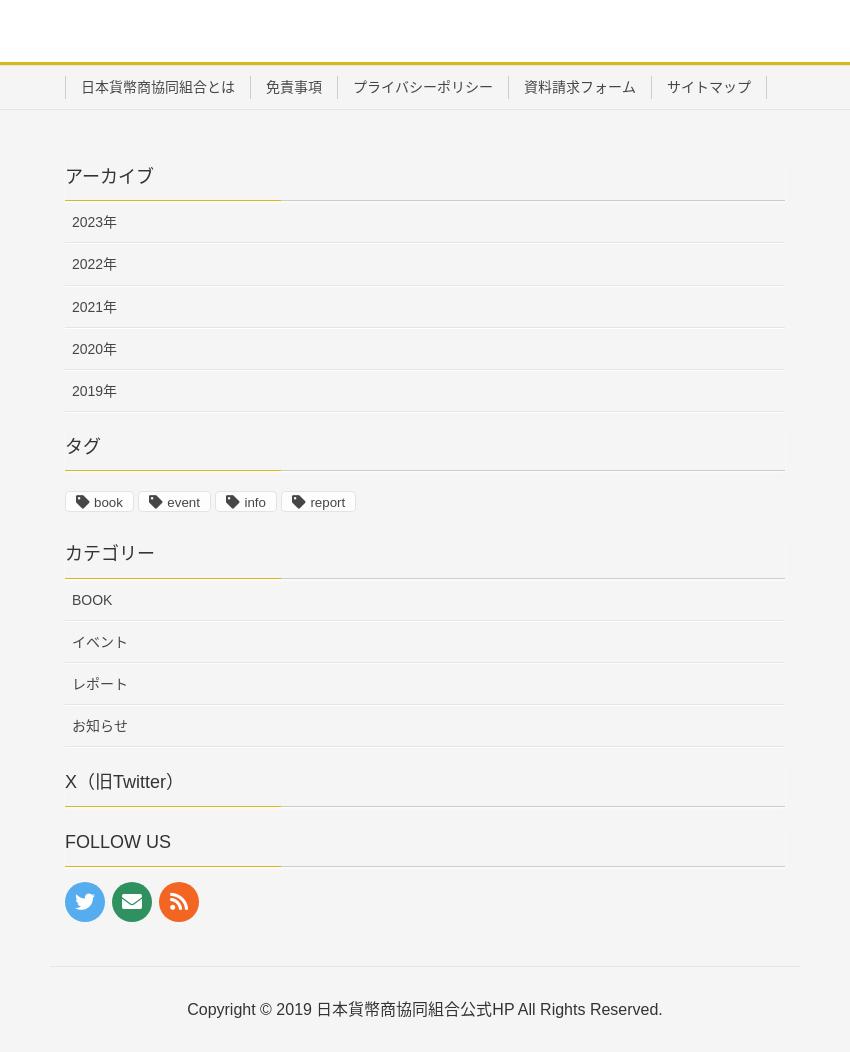  I want to click on 'report', so click(327, 501).